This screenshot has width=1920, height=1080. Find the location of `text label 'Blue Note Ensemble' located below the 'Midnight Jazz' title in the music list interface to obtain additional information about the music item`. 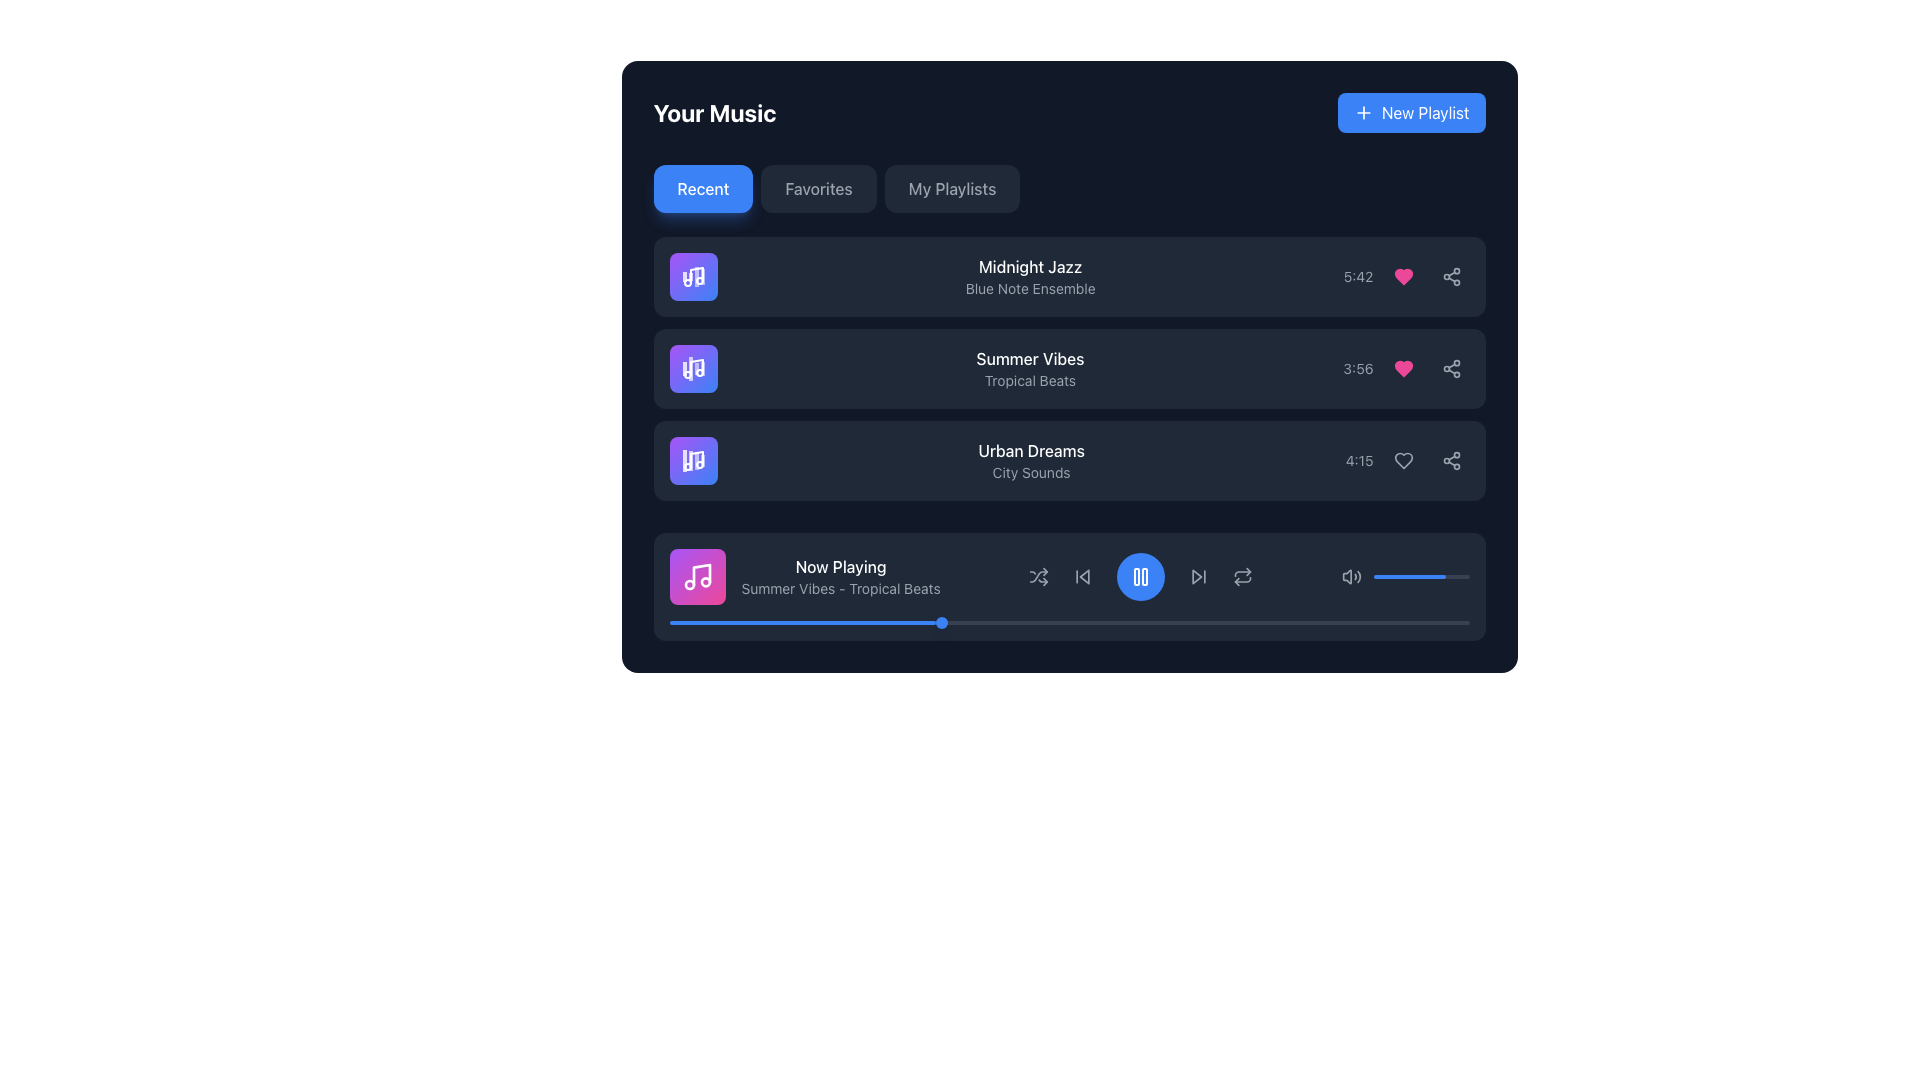

text label 'Blue Note Ensemble' located below the 'Midnight Jazz' title in the music list interface to obtain additional information about the music item is located at coordinates (1030, 289).